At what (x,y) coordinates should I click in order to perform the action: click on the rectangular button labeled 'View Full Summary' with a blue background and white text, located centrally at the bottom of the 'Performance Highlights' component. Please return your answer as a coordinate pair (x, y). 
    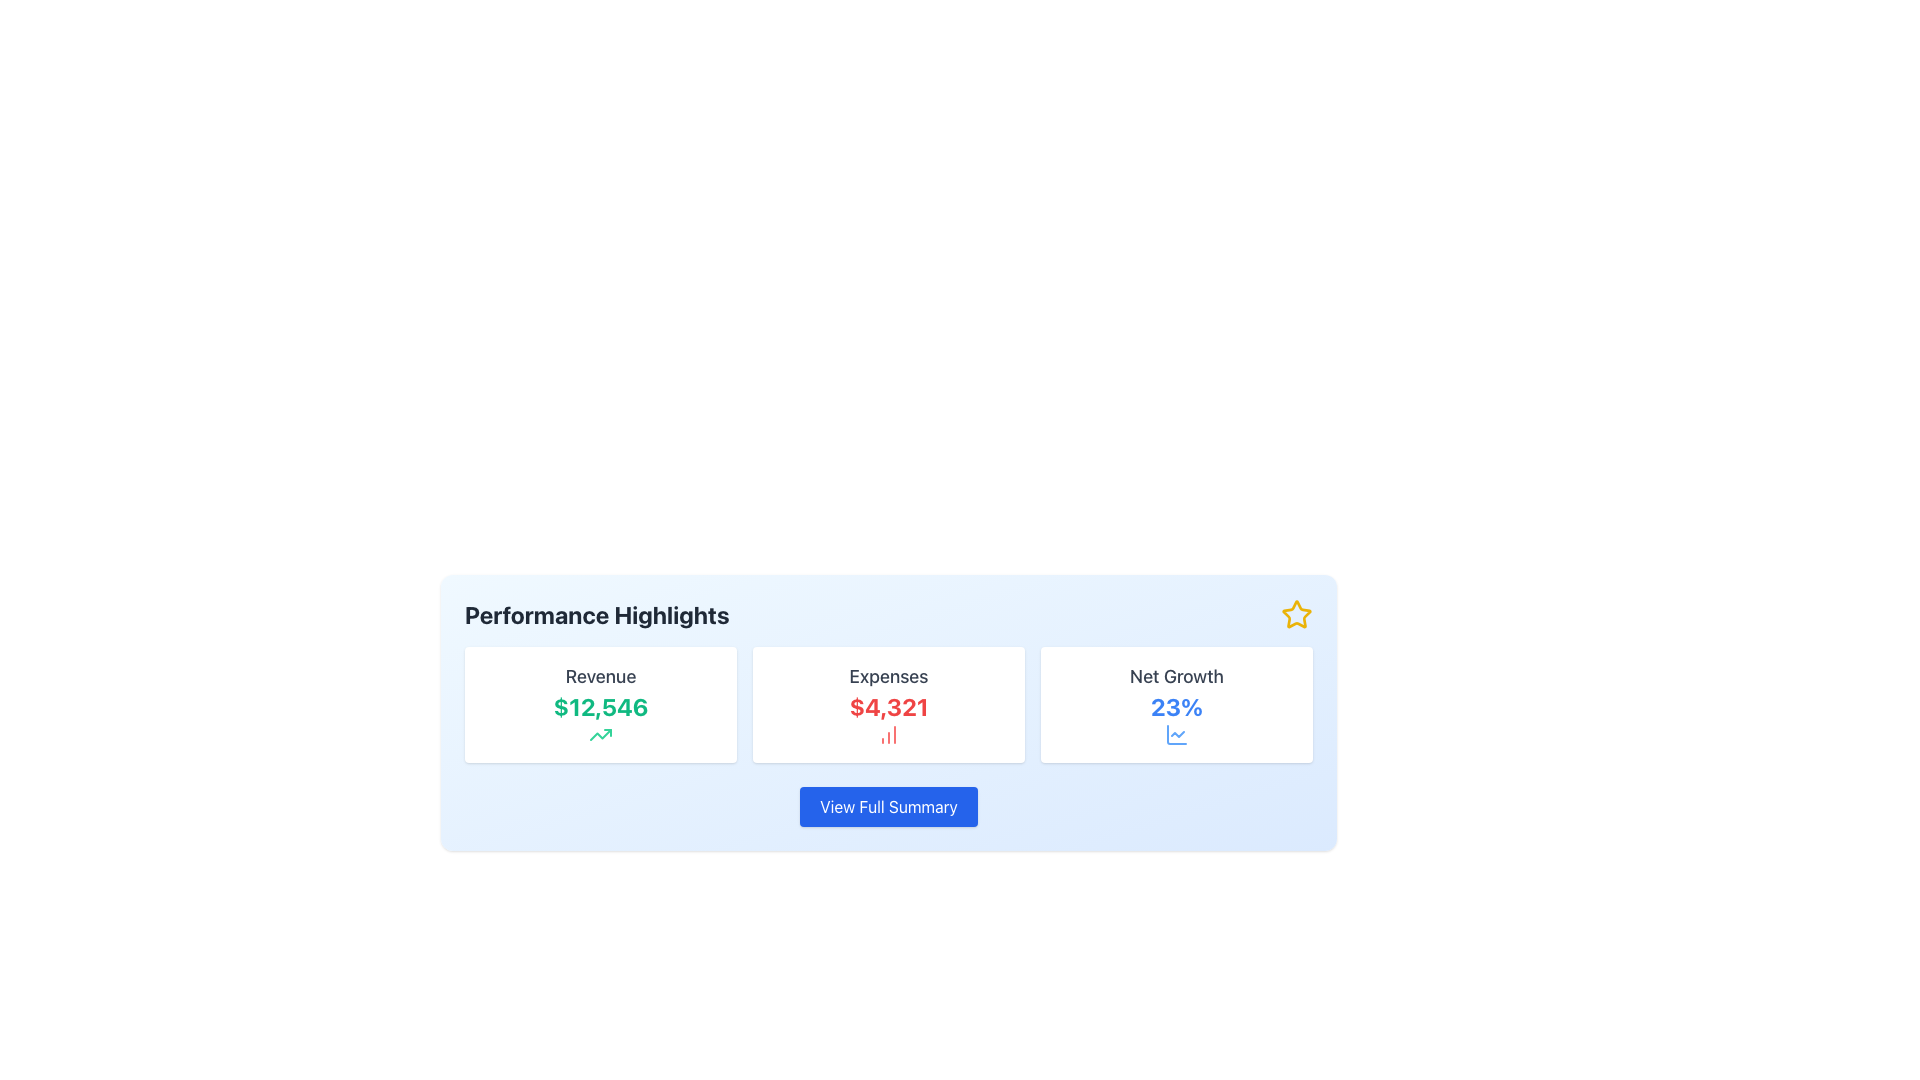
    Looking at the image, I should click on (887, 805).